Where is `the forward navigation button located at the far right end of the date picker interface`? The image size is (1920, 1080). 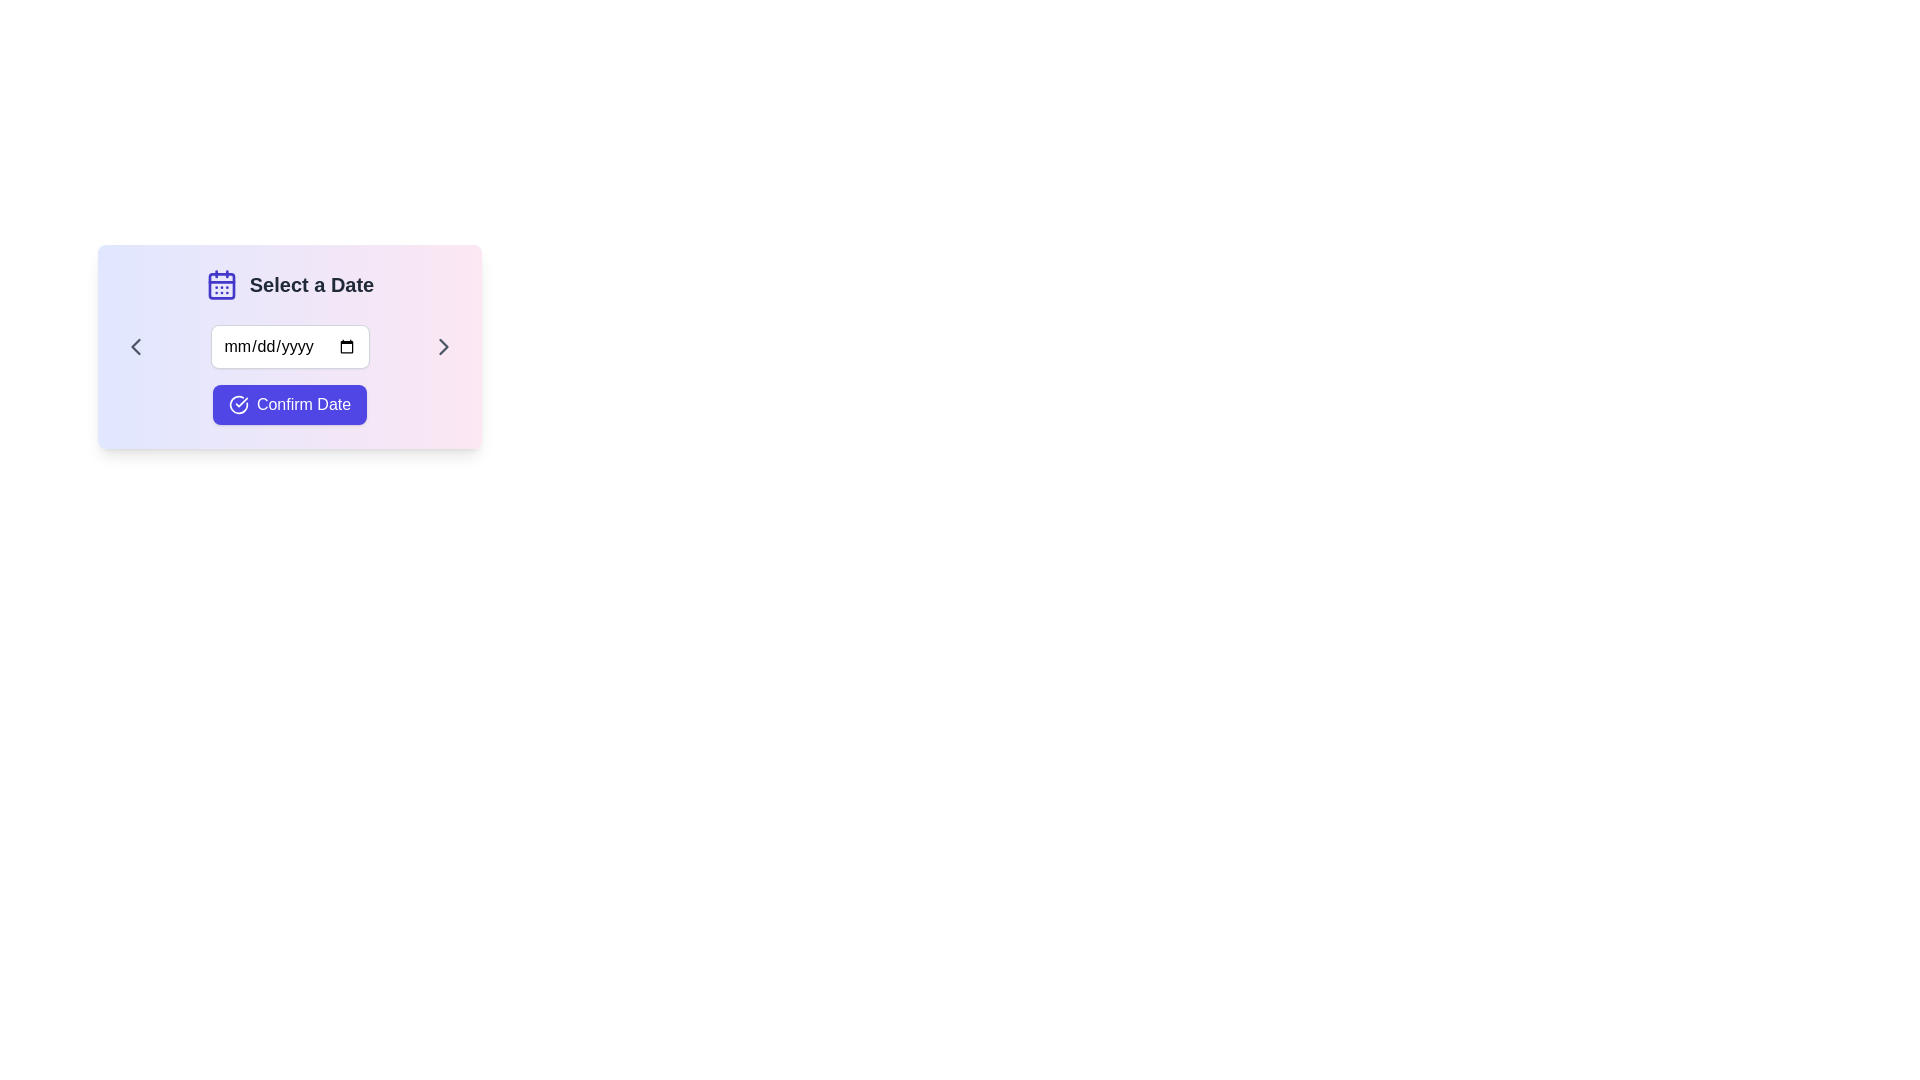
the forward navigation button located at the far right end of the date picker interface is located at coordinates (443, 346).